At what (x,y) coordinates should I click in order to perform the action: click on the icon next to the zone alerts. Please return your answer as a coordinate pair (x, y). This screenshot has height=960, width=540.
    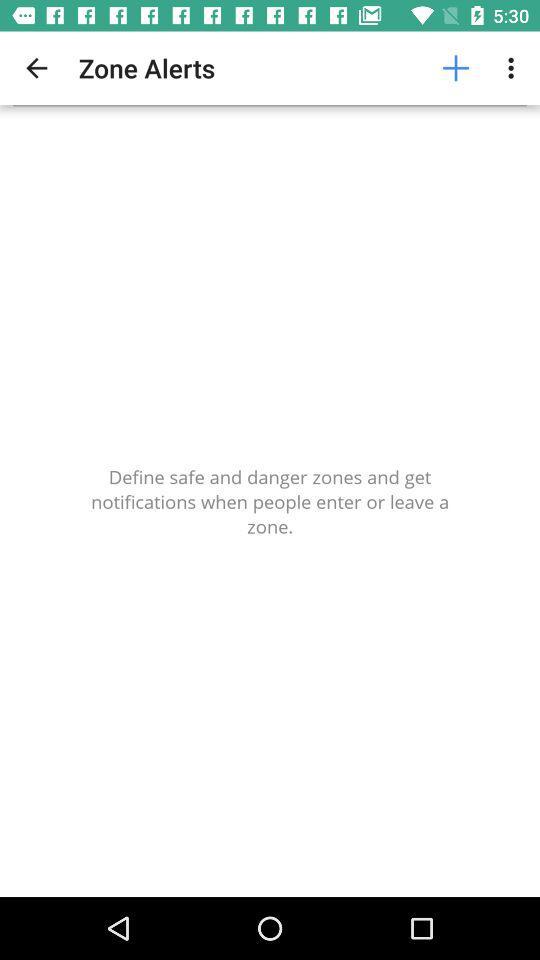
    Looking at the image, I should click on (36, 68).